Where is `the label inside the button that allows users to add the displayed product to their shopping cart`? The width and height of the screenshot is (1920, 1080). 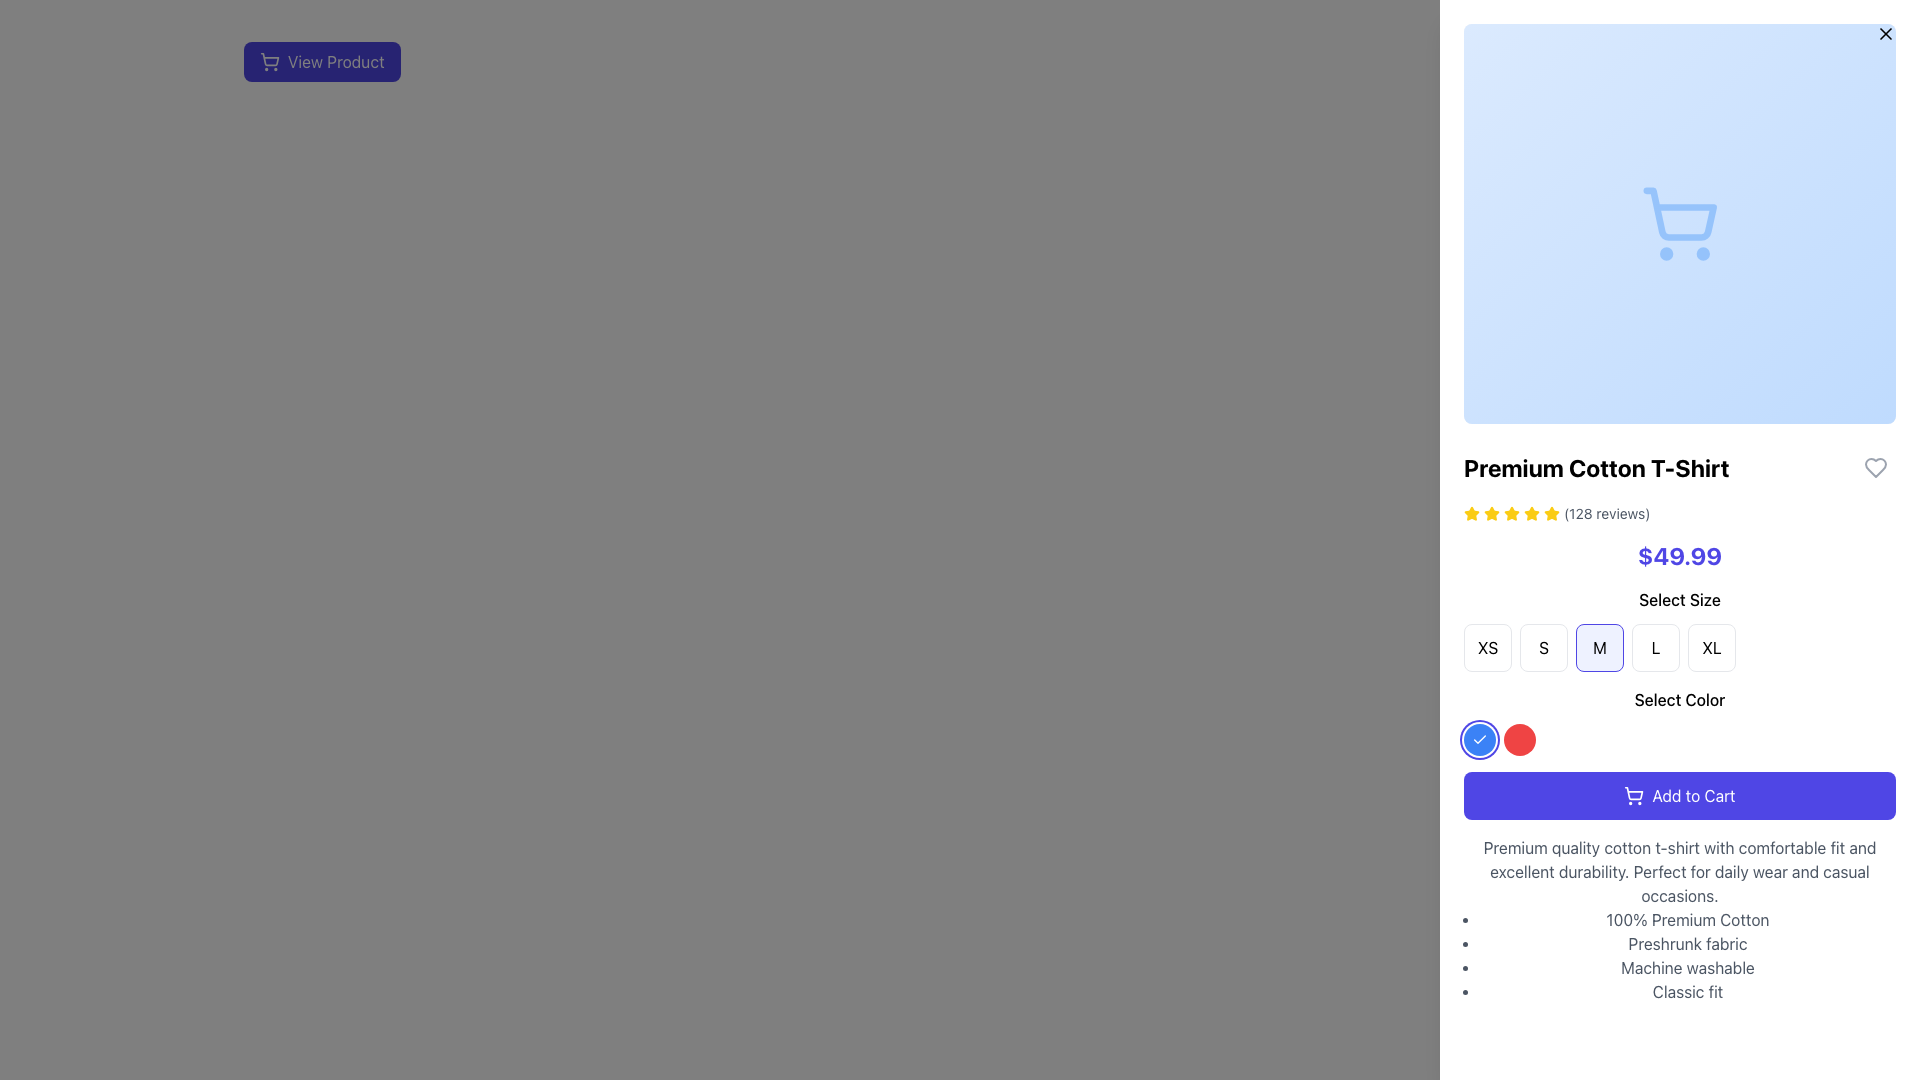
the label inside the button that allows users to add the displayed product to their shopping cart is located at coordinates (1693, 794).